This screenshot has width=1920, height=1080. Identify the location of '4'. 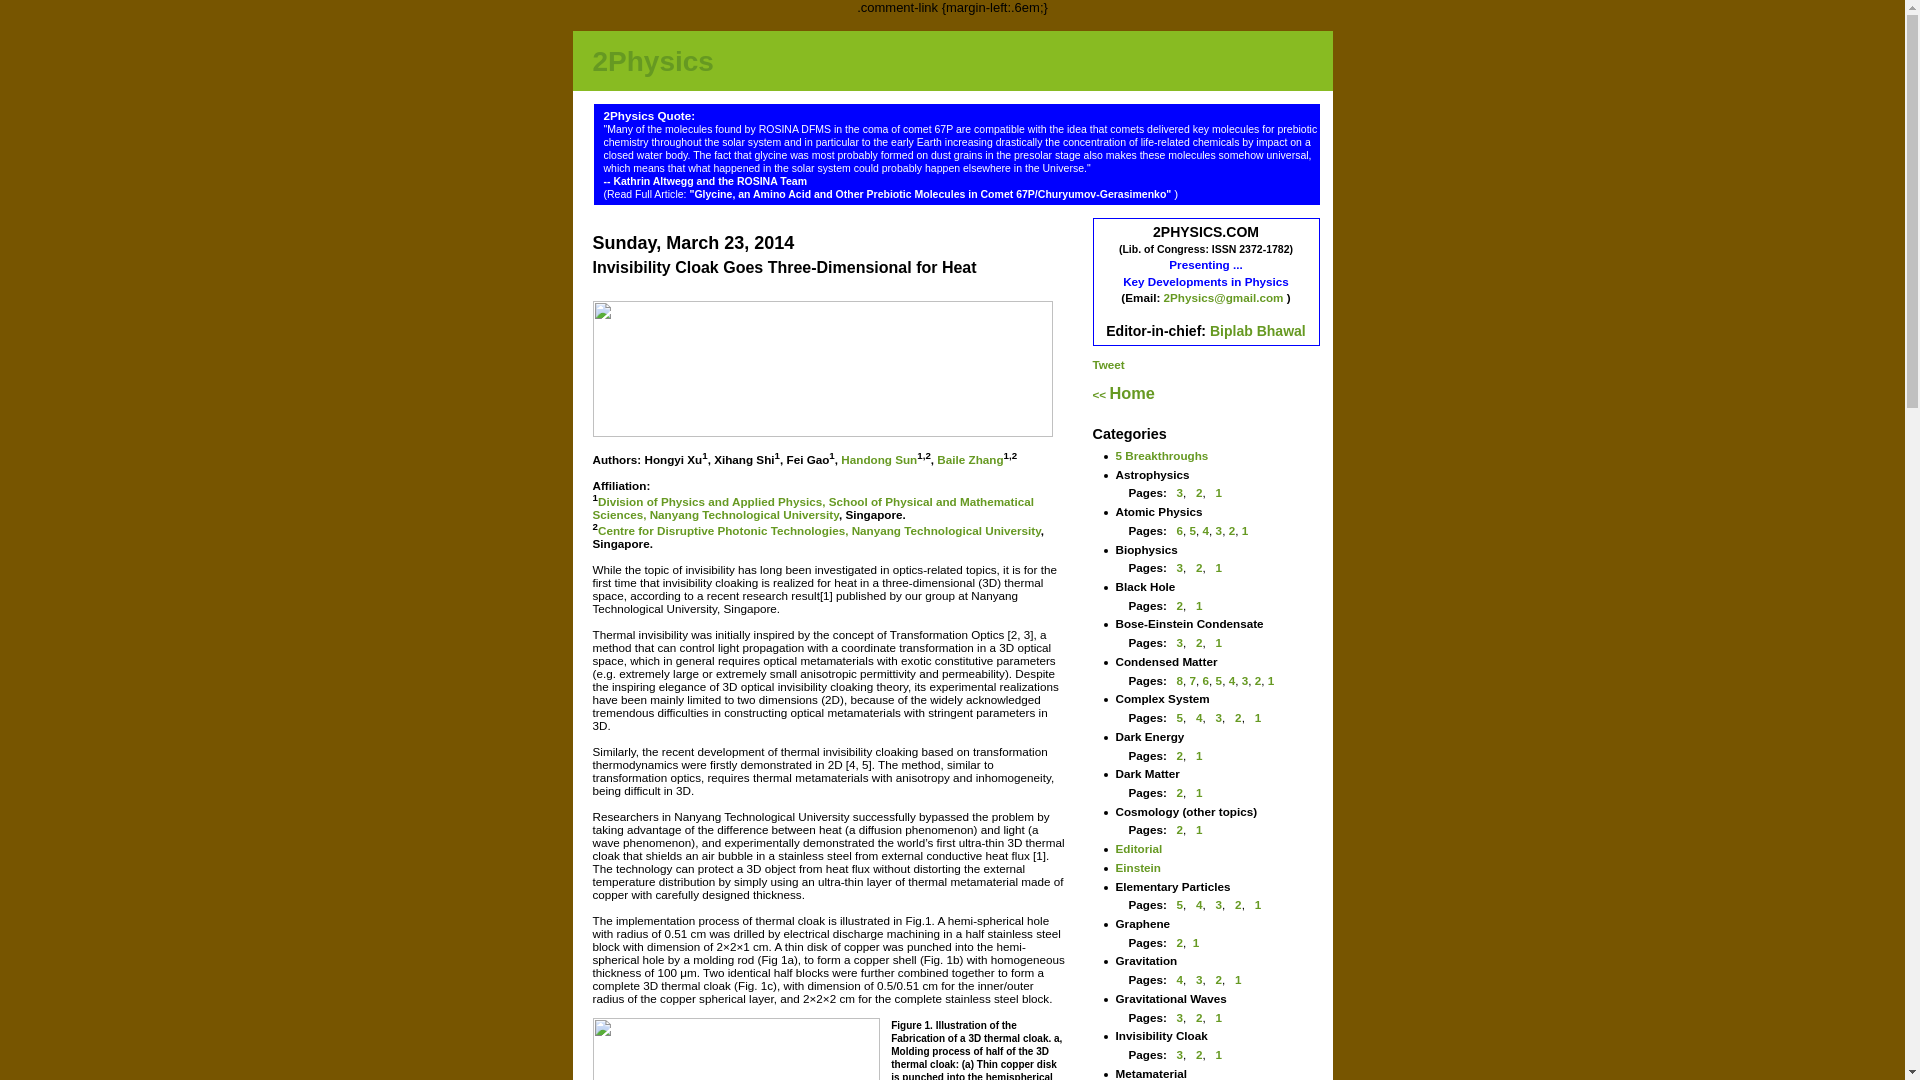
(1176, 978).